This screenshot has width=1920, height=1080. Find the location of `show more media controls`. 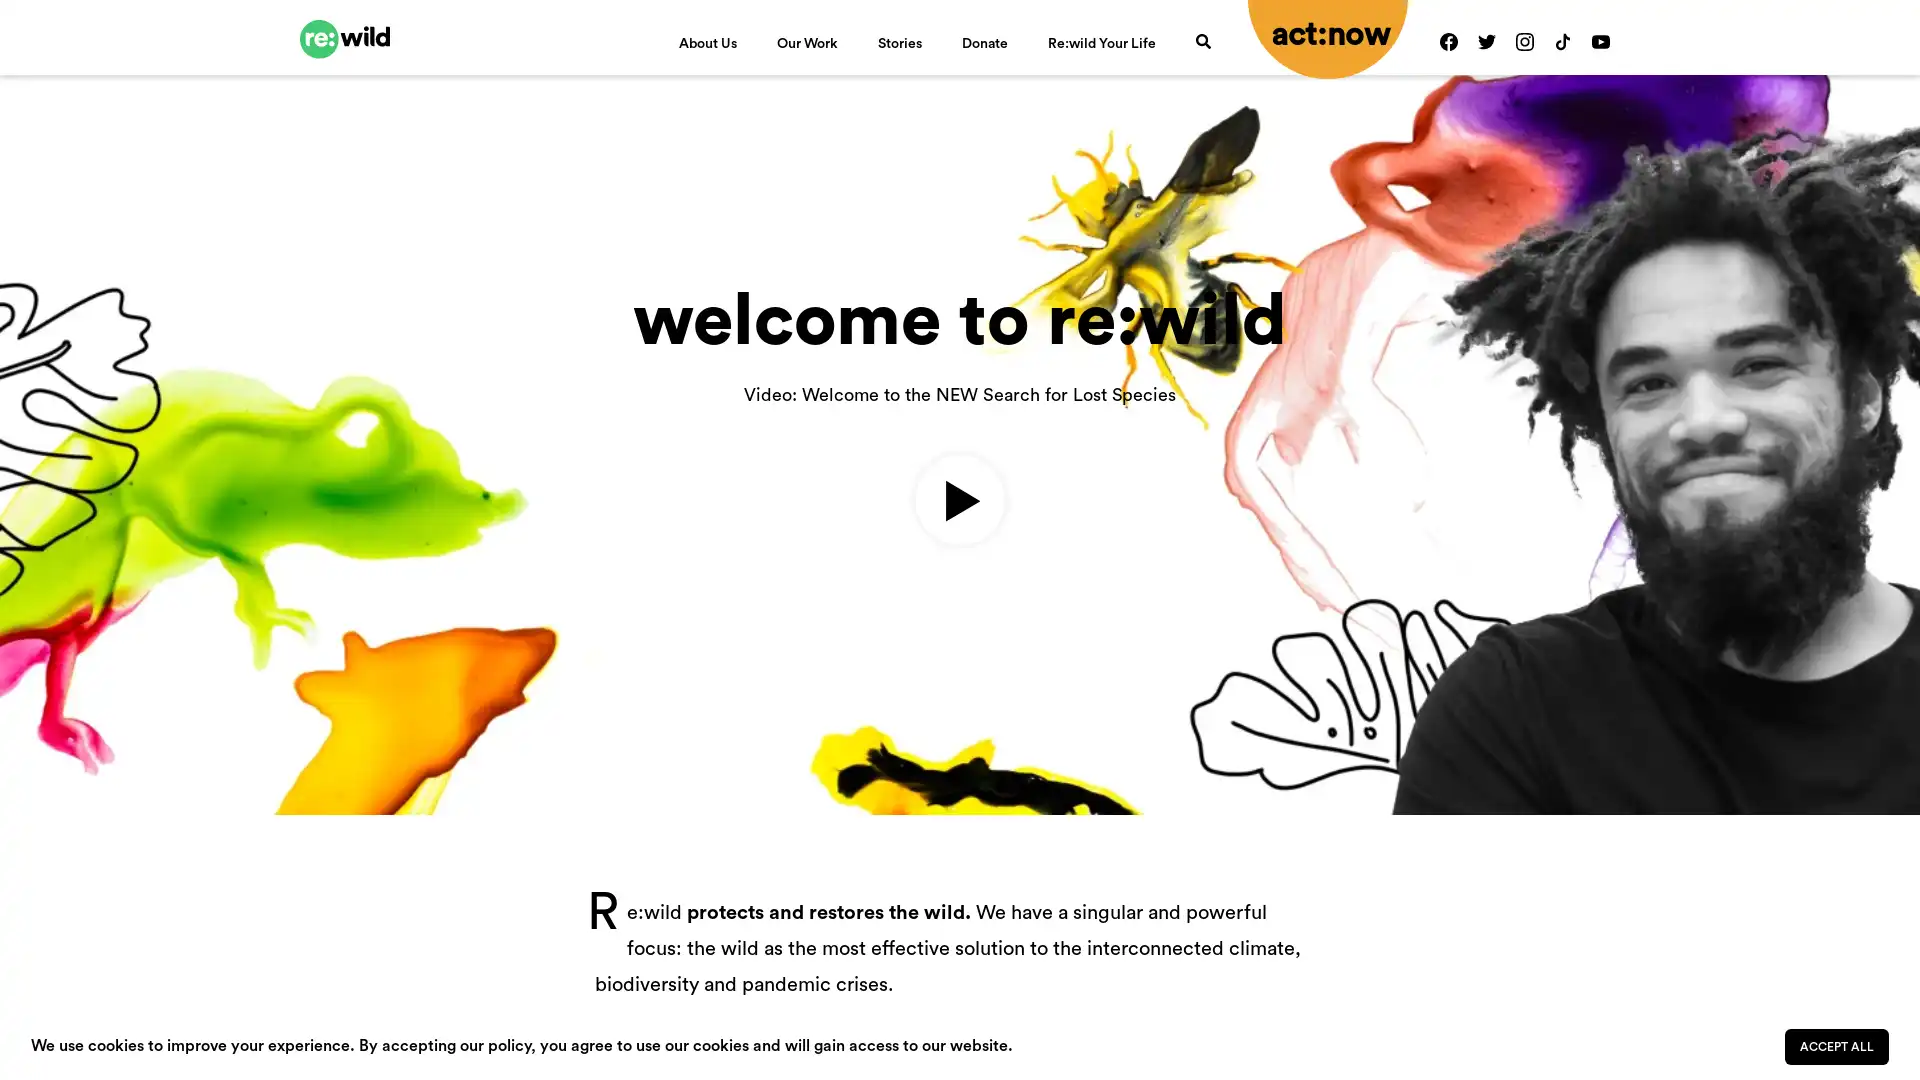

show more media controls is located at coordinates (1871, 676).